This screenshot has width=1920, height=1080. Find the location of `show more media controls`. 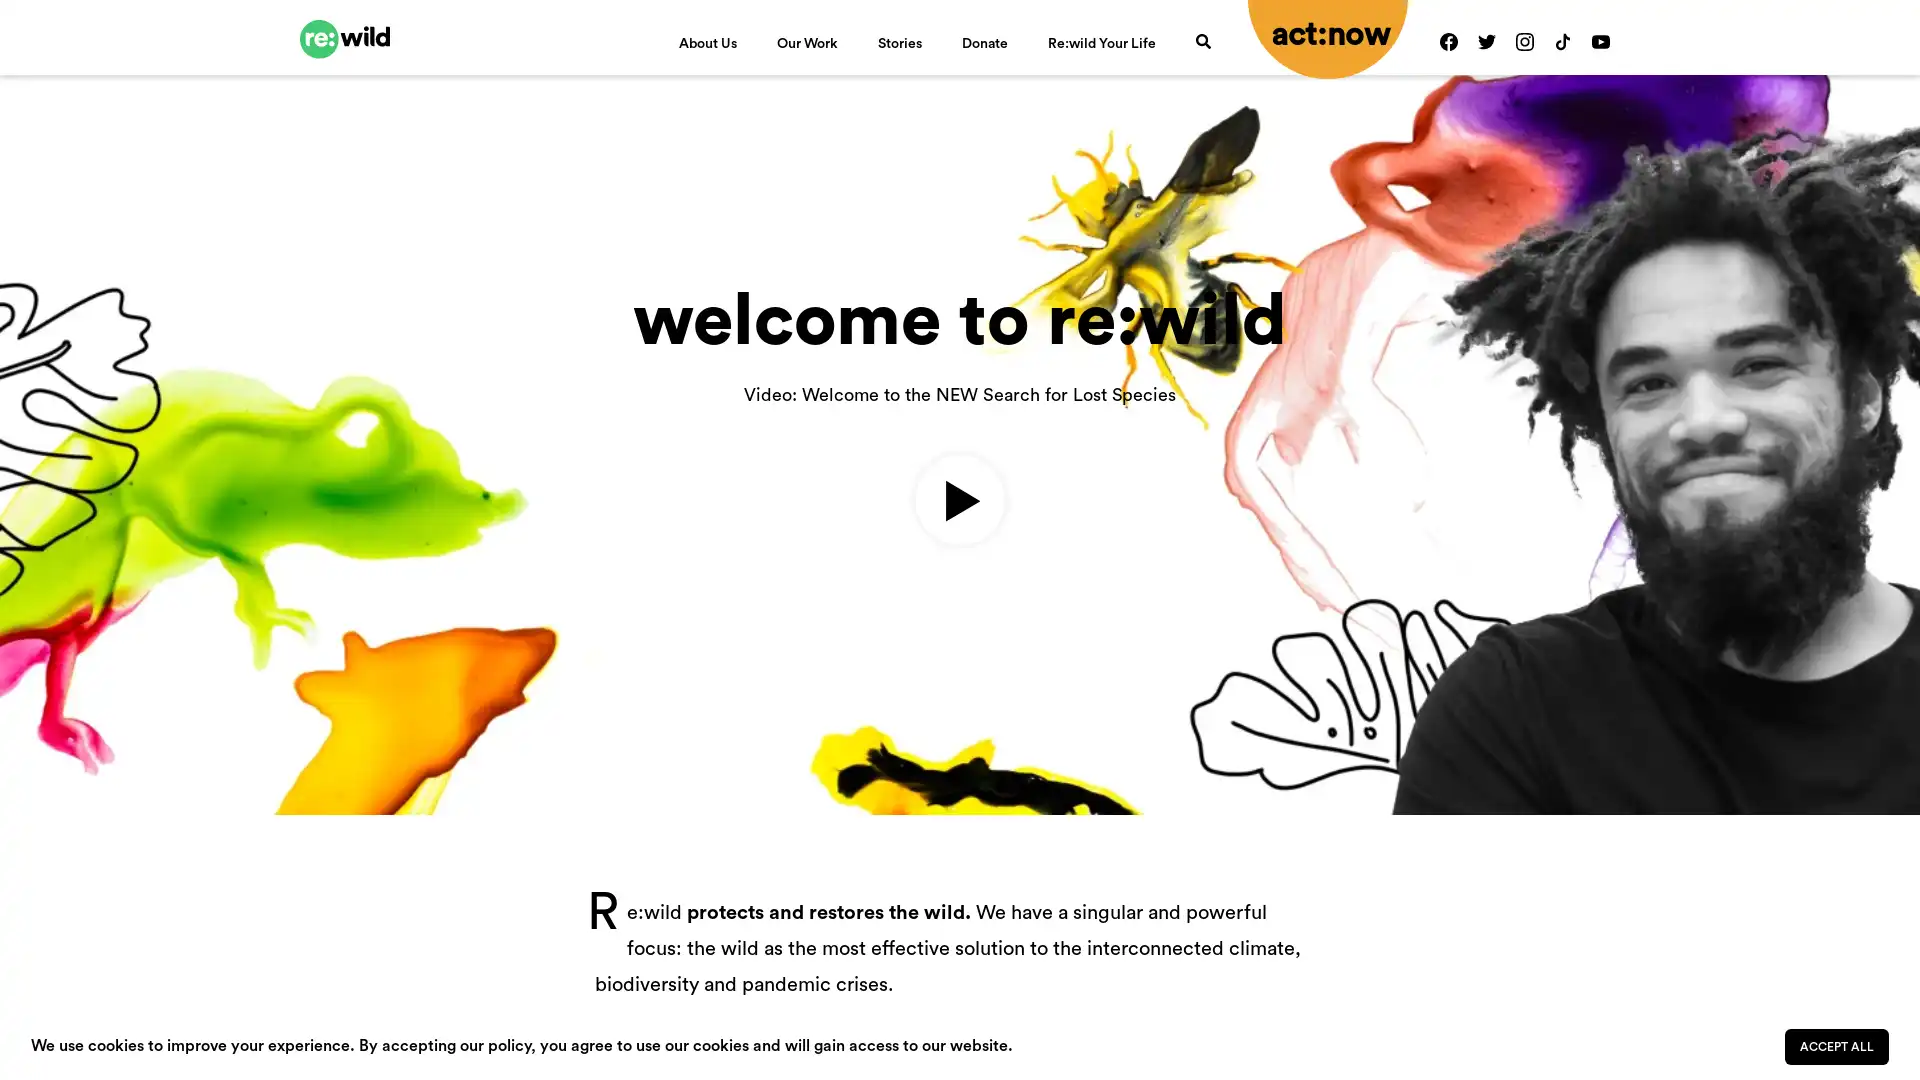

show more media controls is located at coordinates (1871, 676).